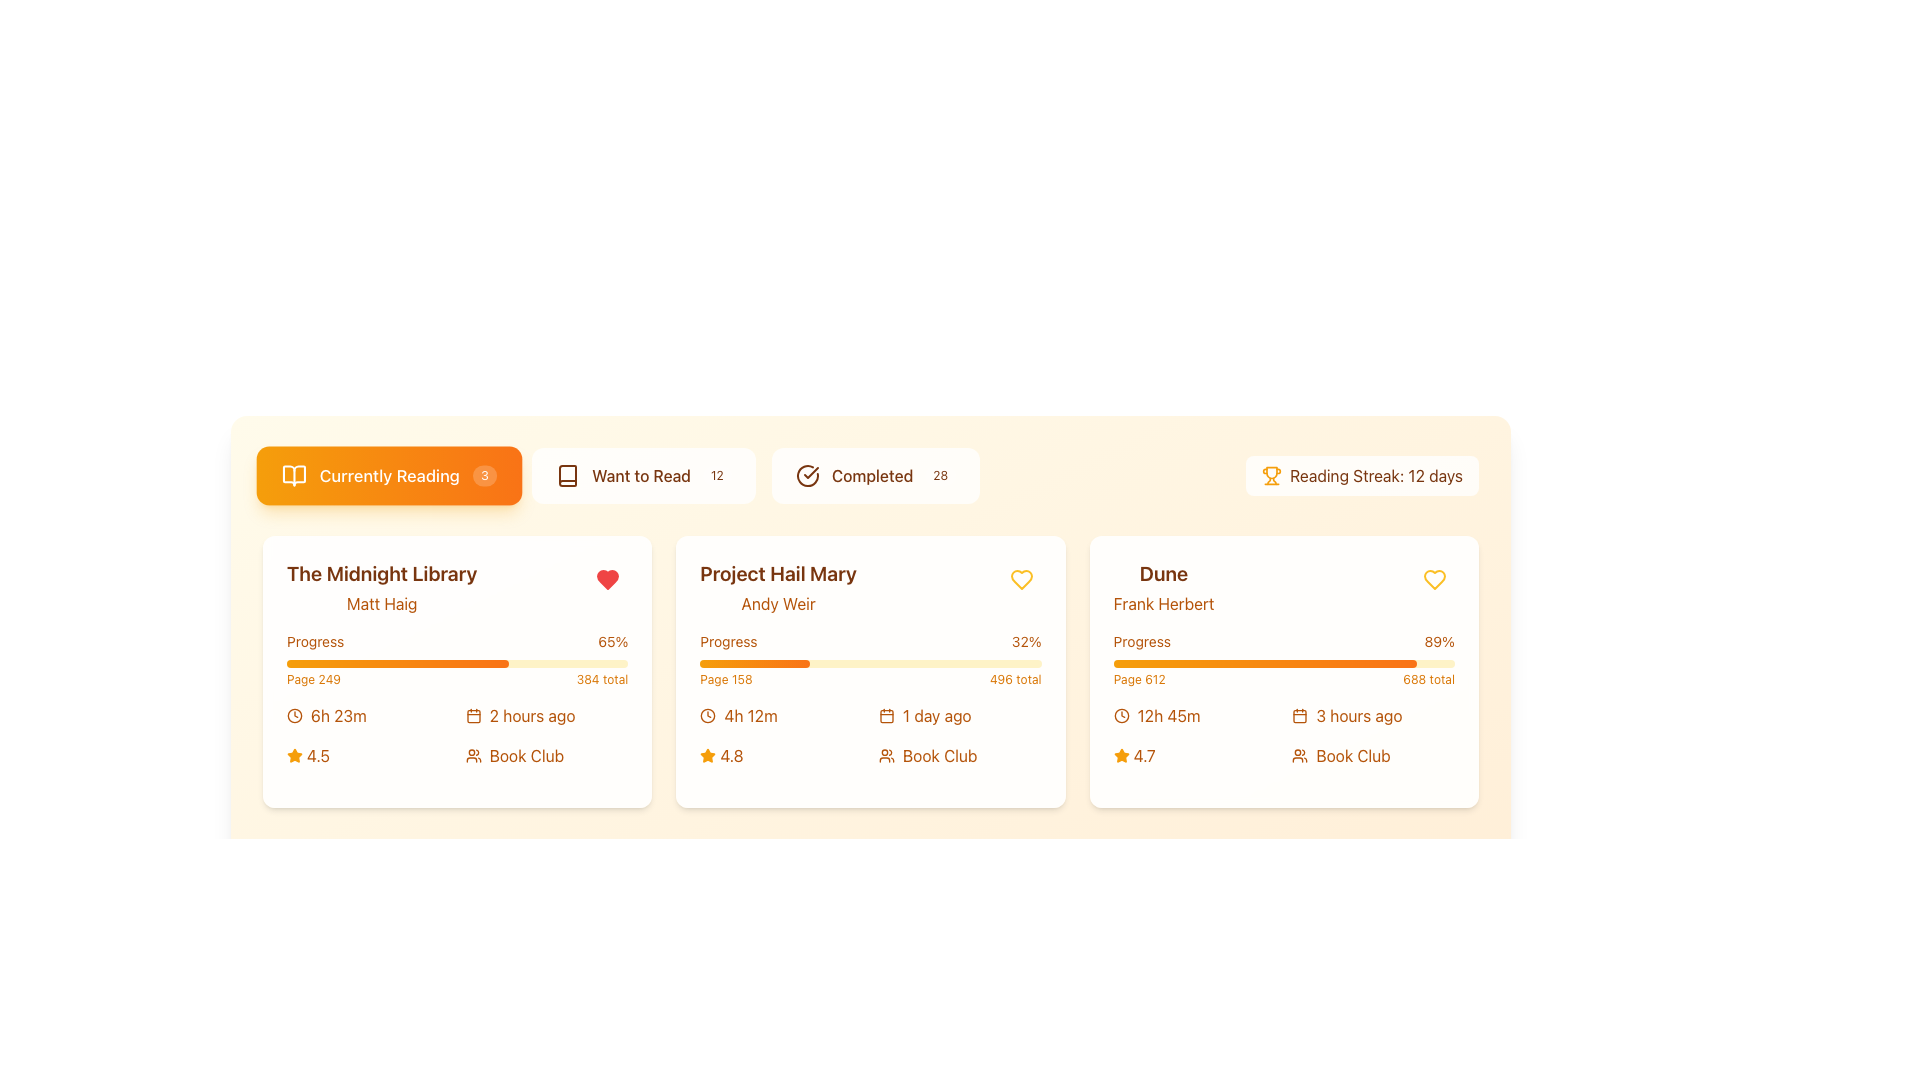  I want to click on the text label displaying 'Page 158' located within the reading progress section of the 'Project Hail Mary' card, so click(725, 678).